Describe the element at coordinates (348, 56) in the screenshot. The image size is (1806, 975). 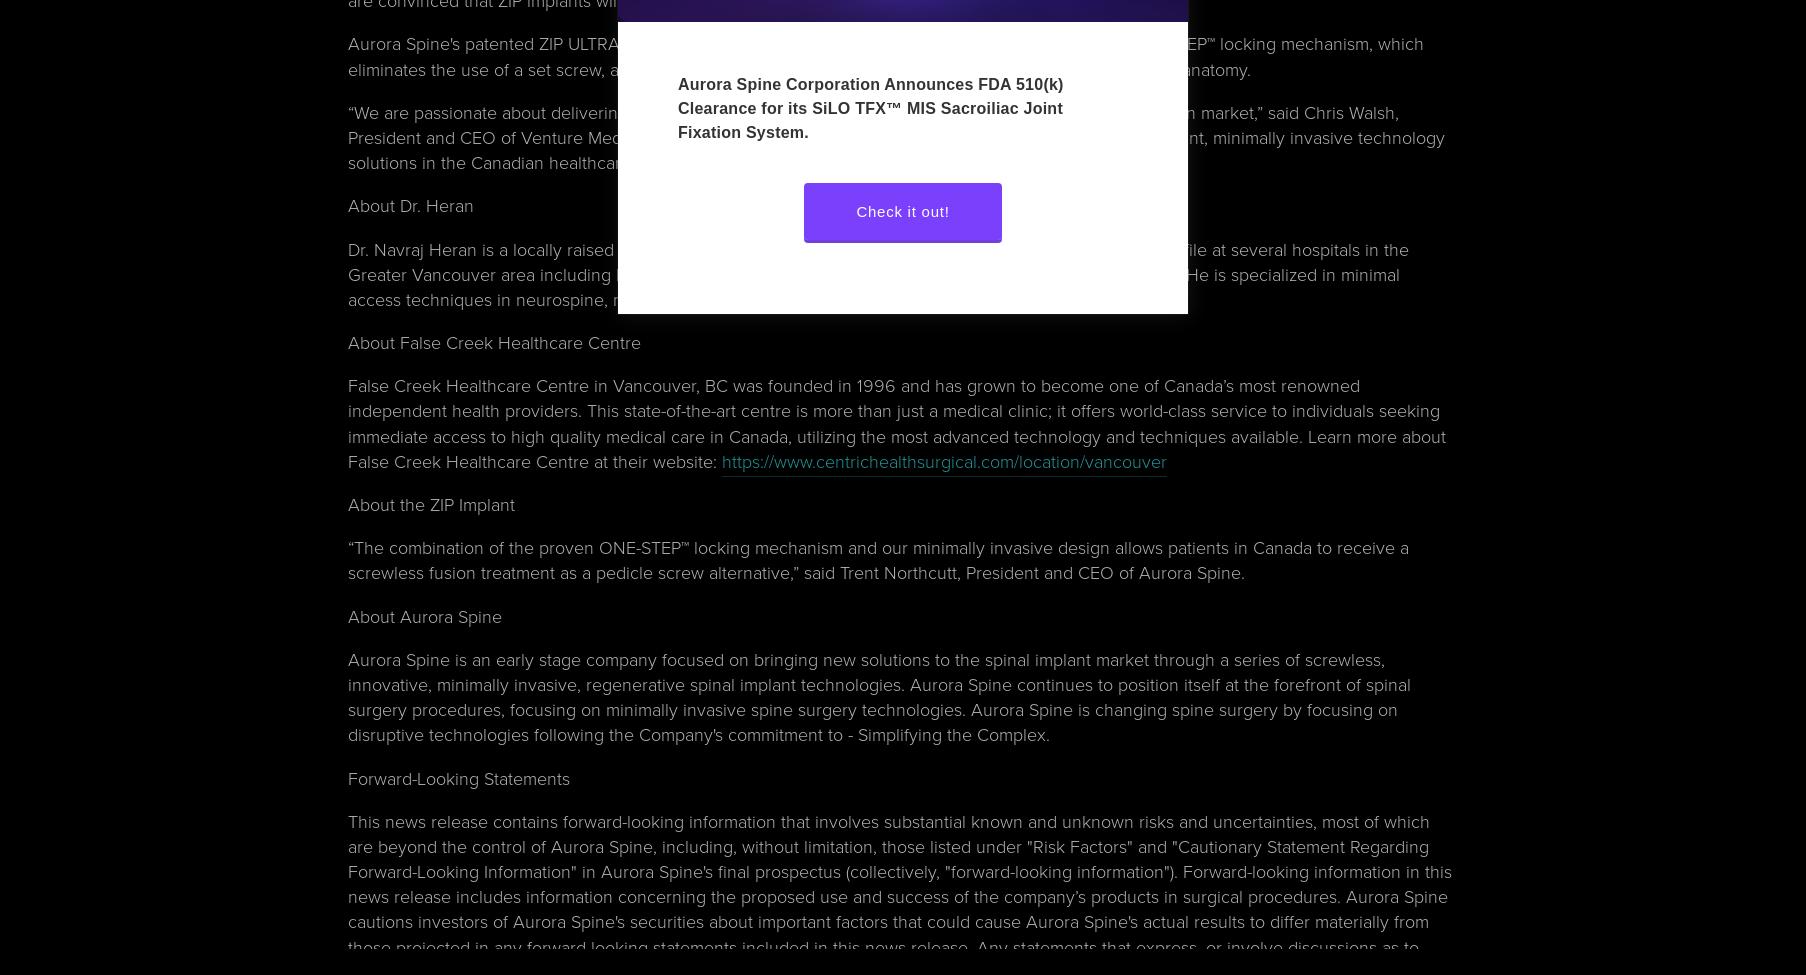
I see `'Aurora Spine's patented ZIP ULTRA MIS interspinous fixation implant for spinal fusion consists of the ONE-STEP™ locking mechanism, which eliminates the use of a set screw, articulating spikes and various sizes to accommodate variations in patient anatomy.'` at that location.